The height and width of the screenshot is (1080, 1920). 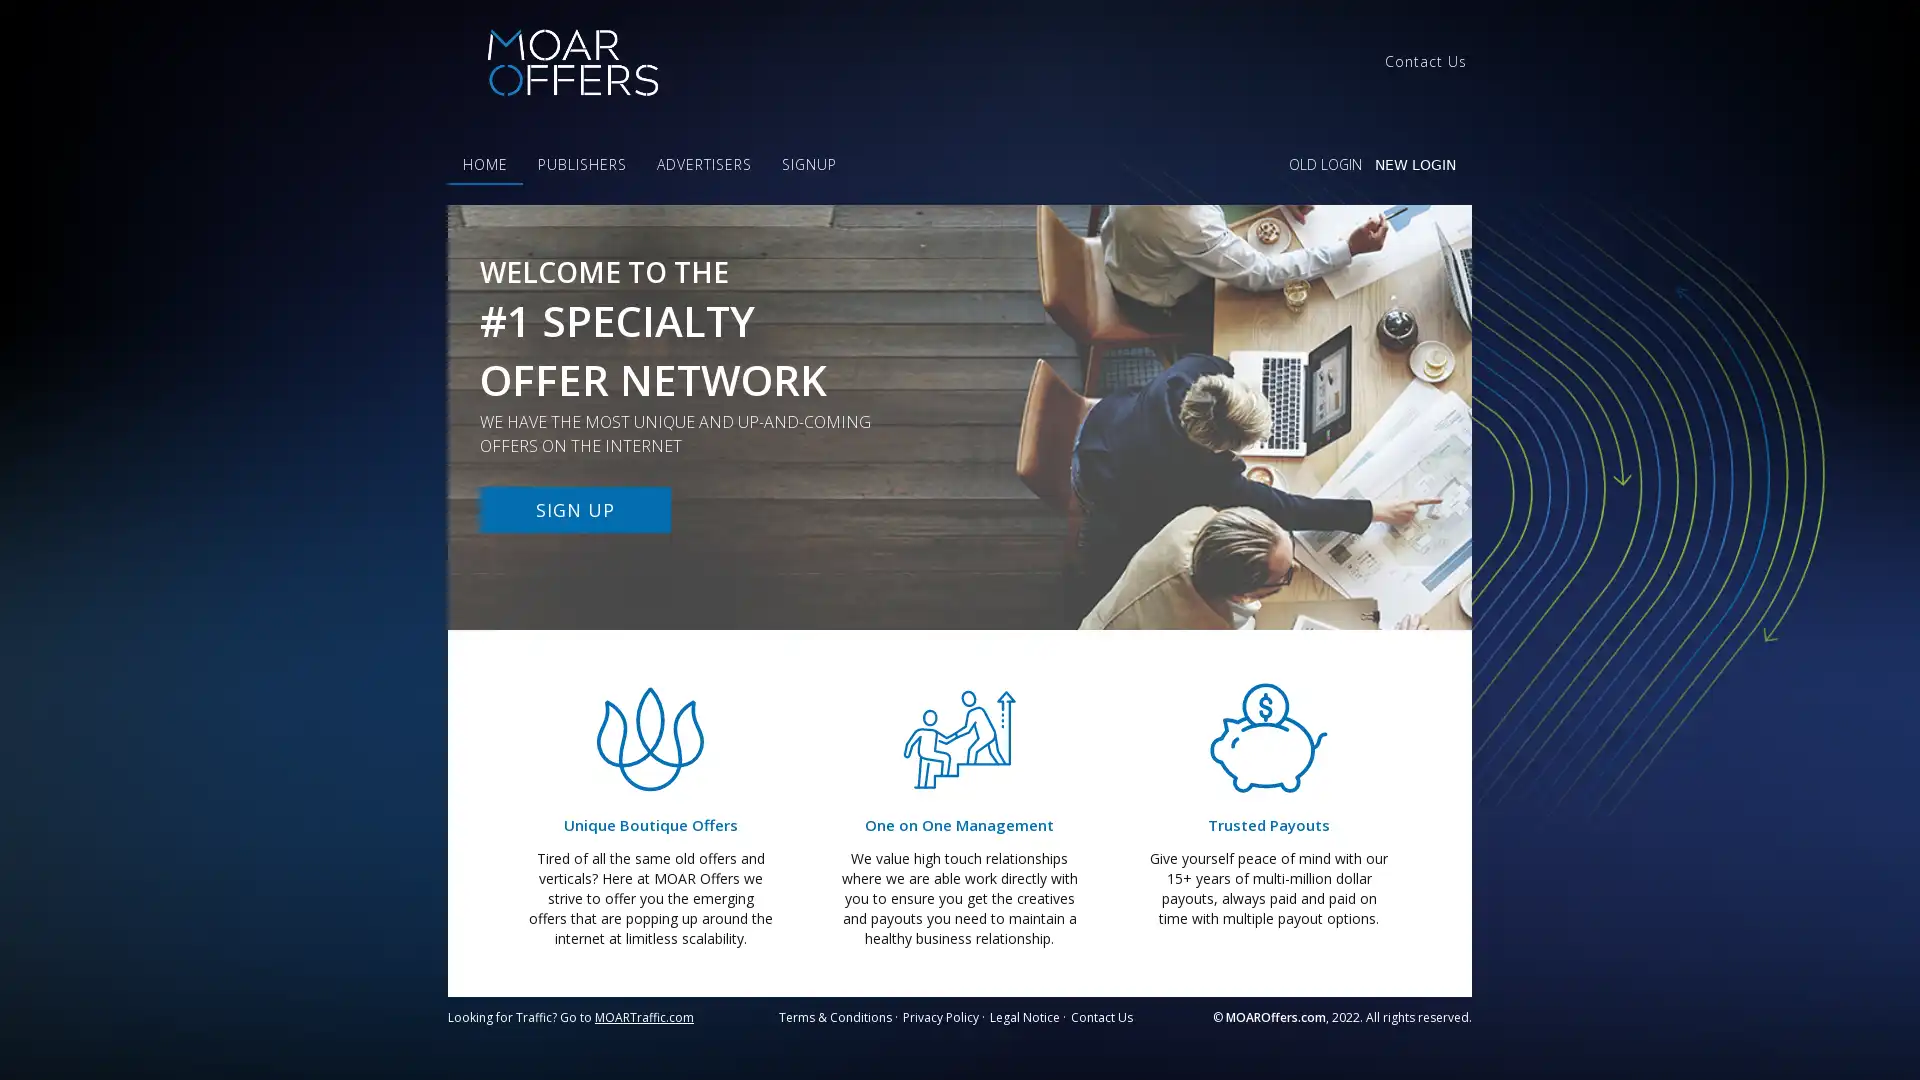 What do you see at coordinates (1414, 164) in the screenshot?
I see `NEW LOGIN` at bounding box center [1414, 164].